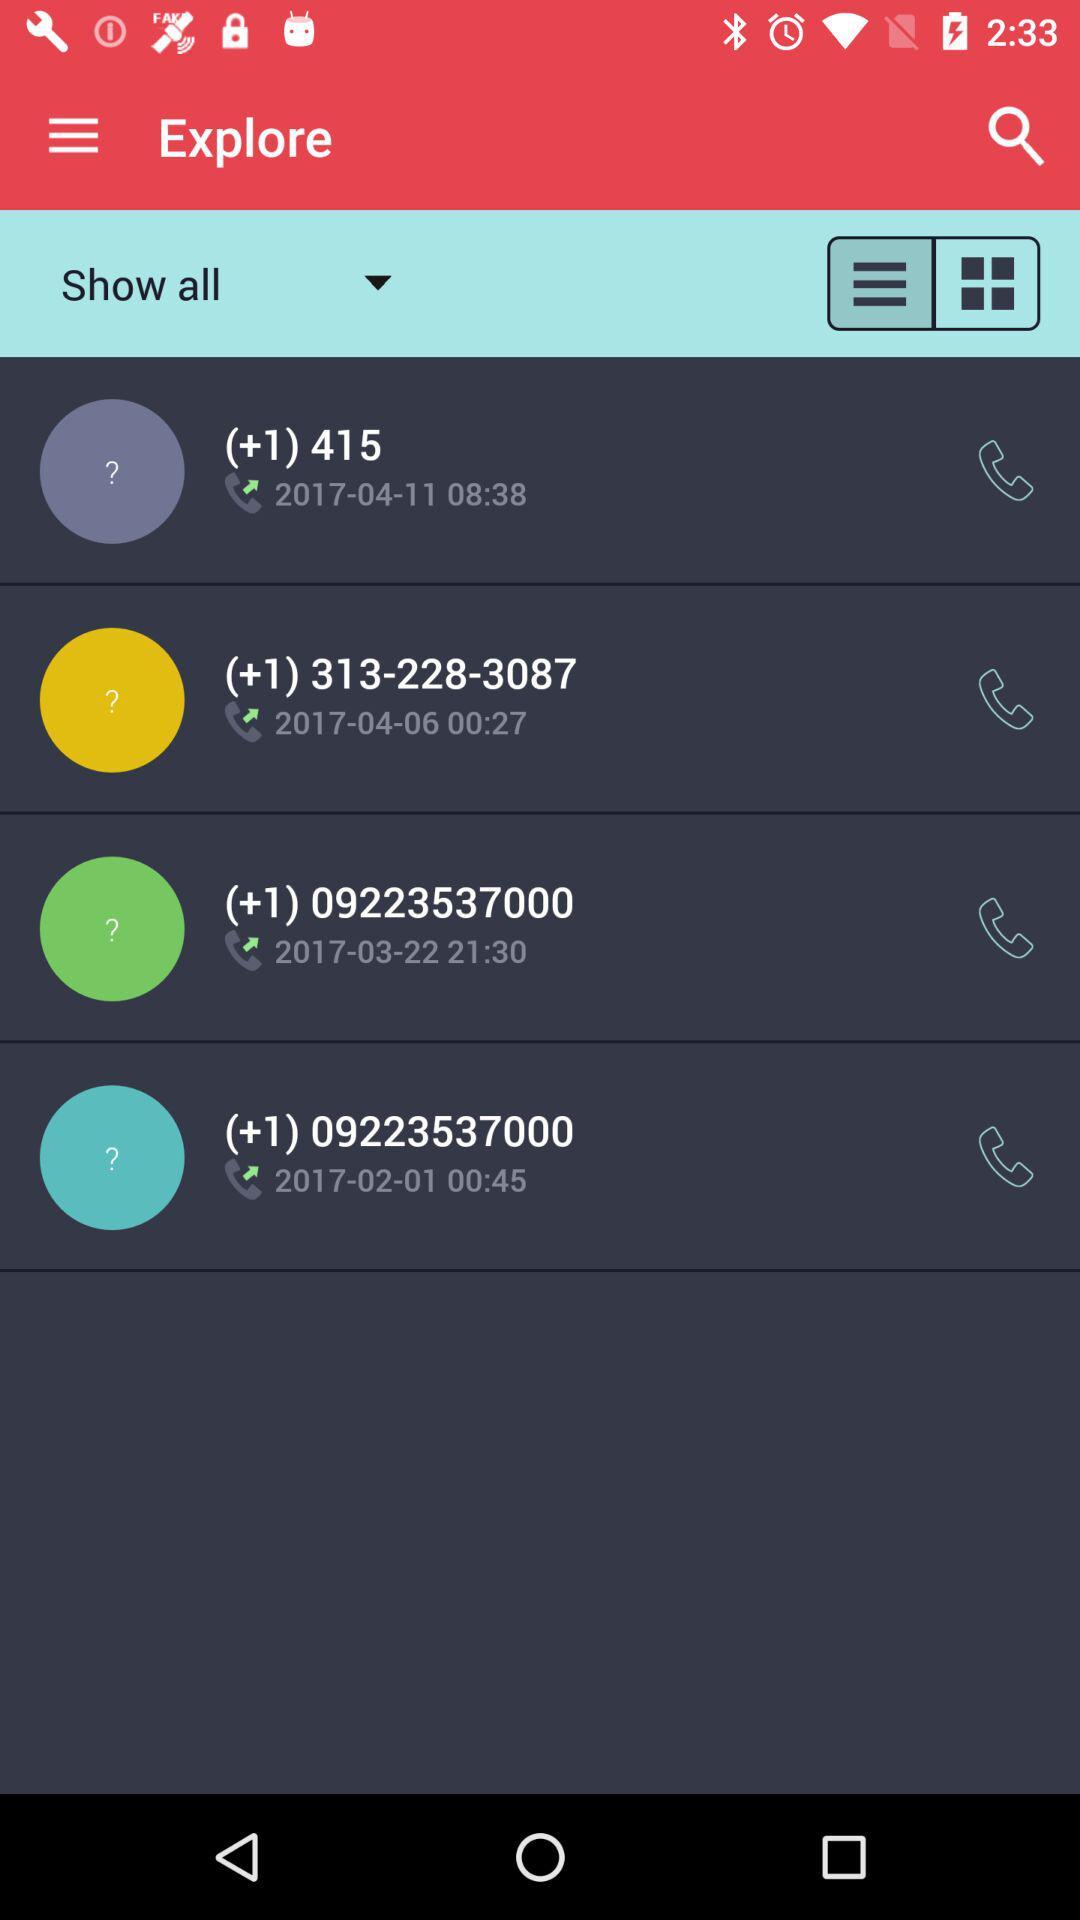  I want to click on apps, so click(878, 282).